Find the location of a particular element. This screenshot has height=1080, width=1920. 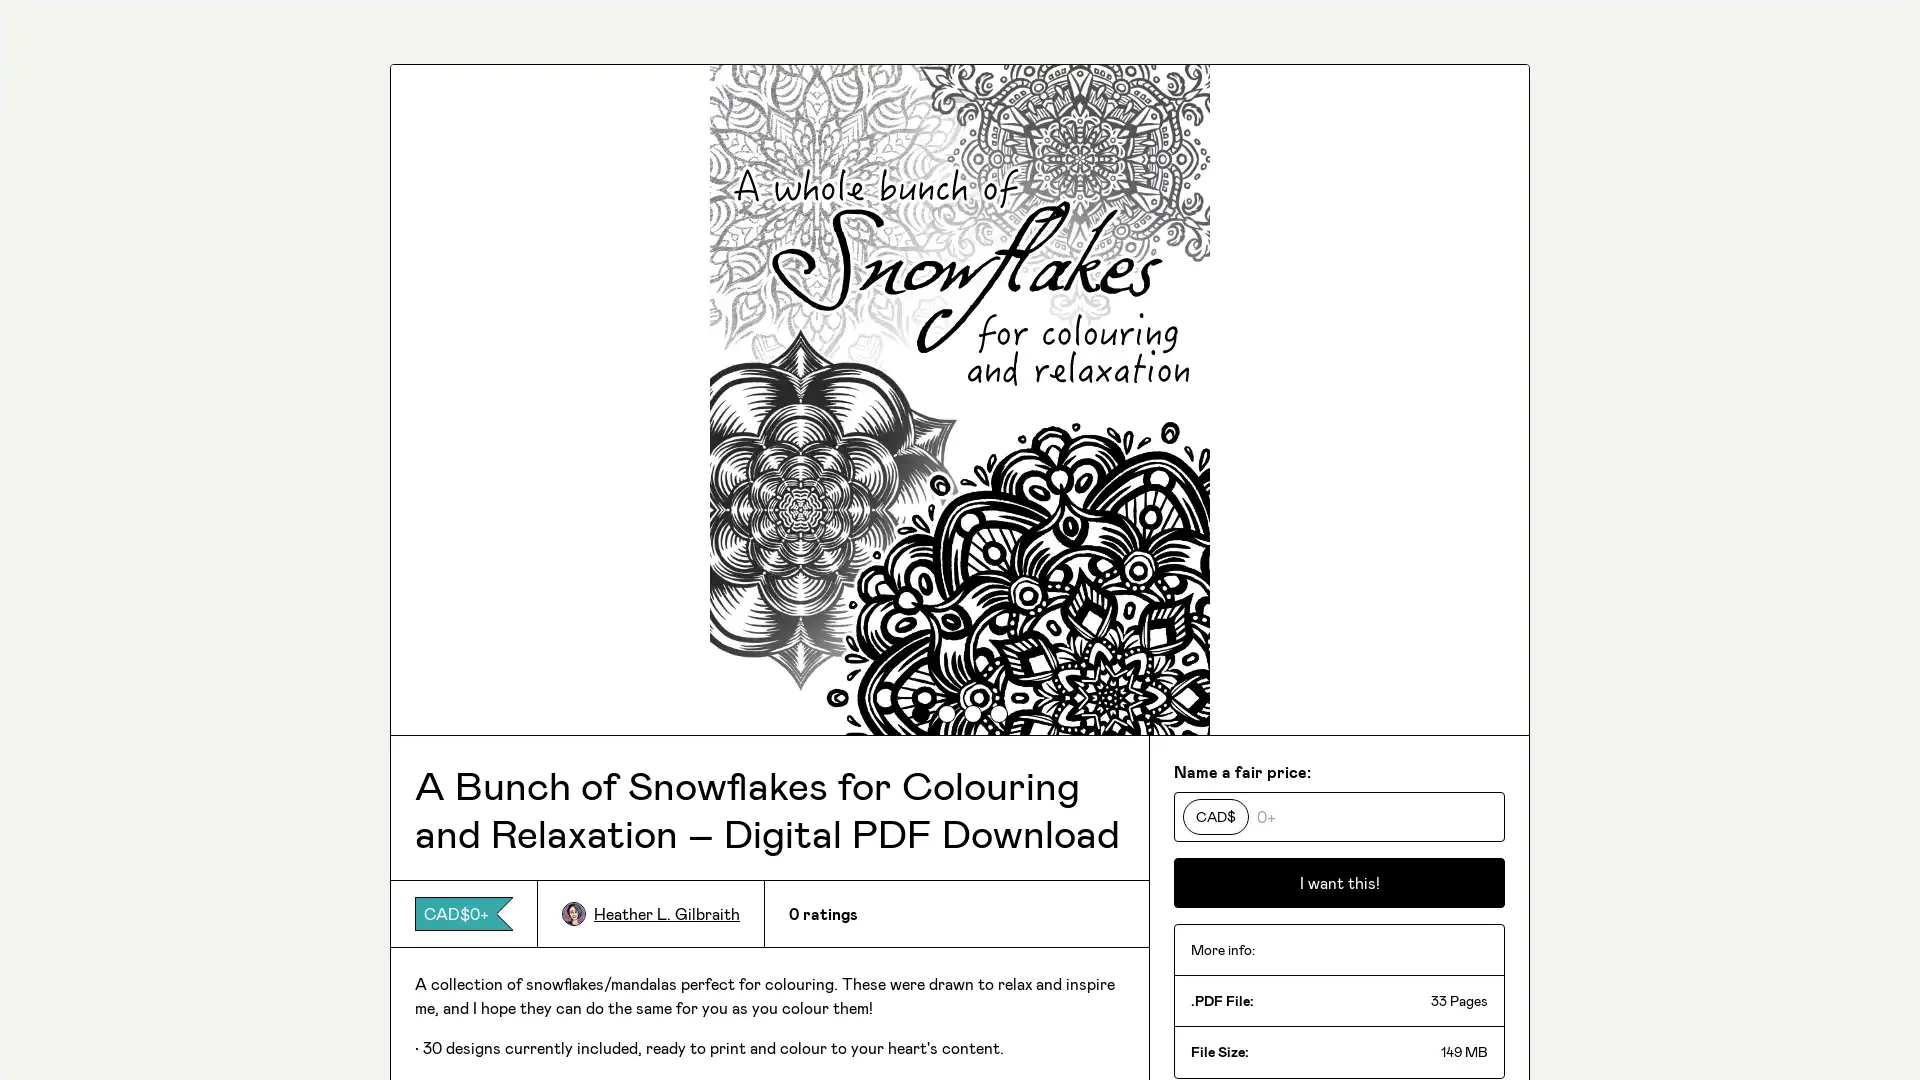

I want this! is located at coordinates (1339, 882).